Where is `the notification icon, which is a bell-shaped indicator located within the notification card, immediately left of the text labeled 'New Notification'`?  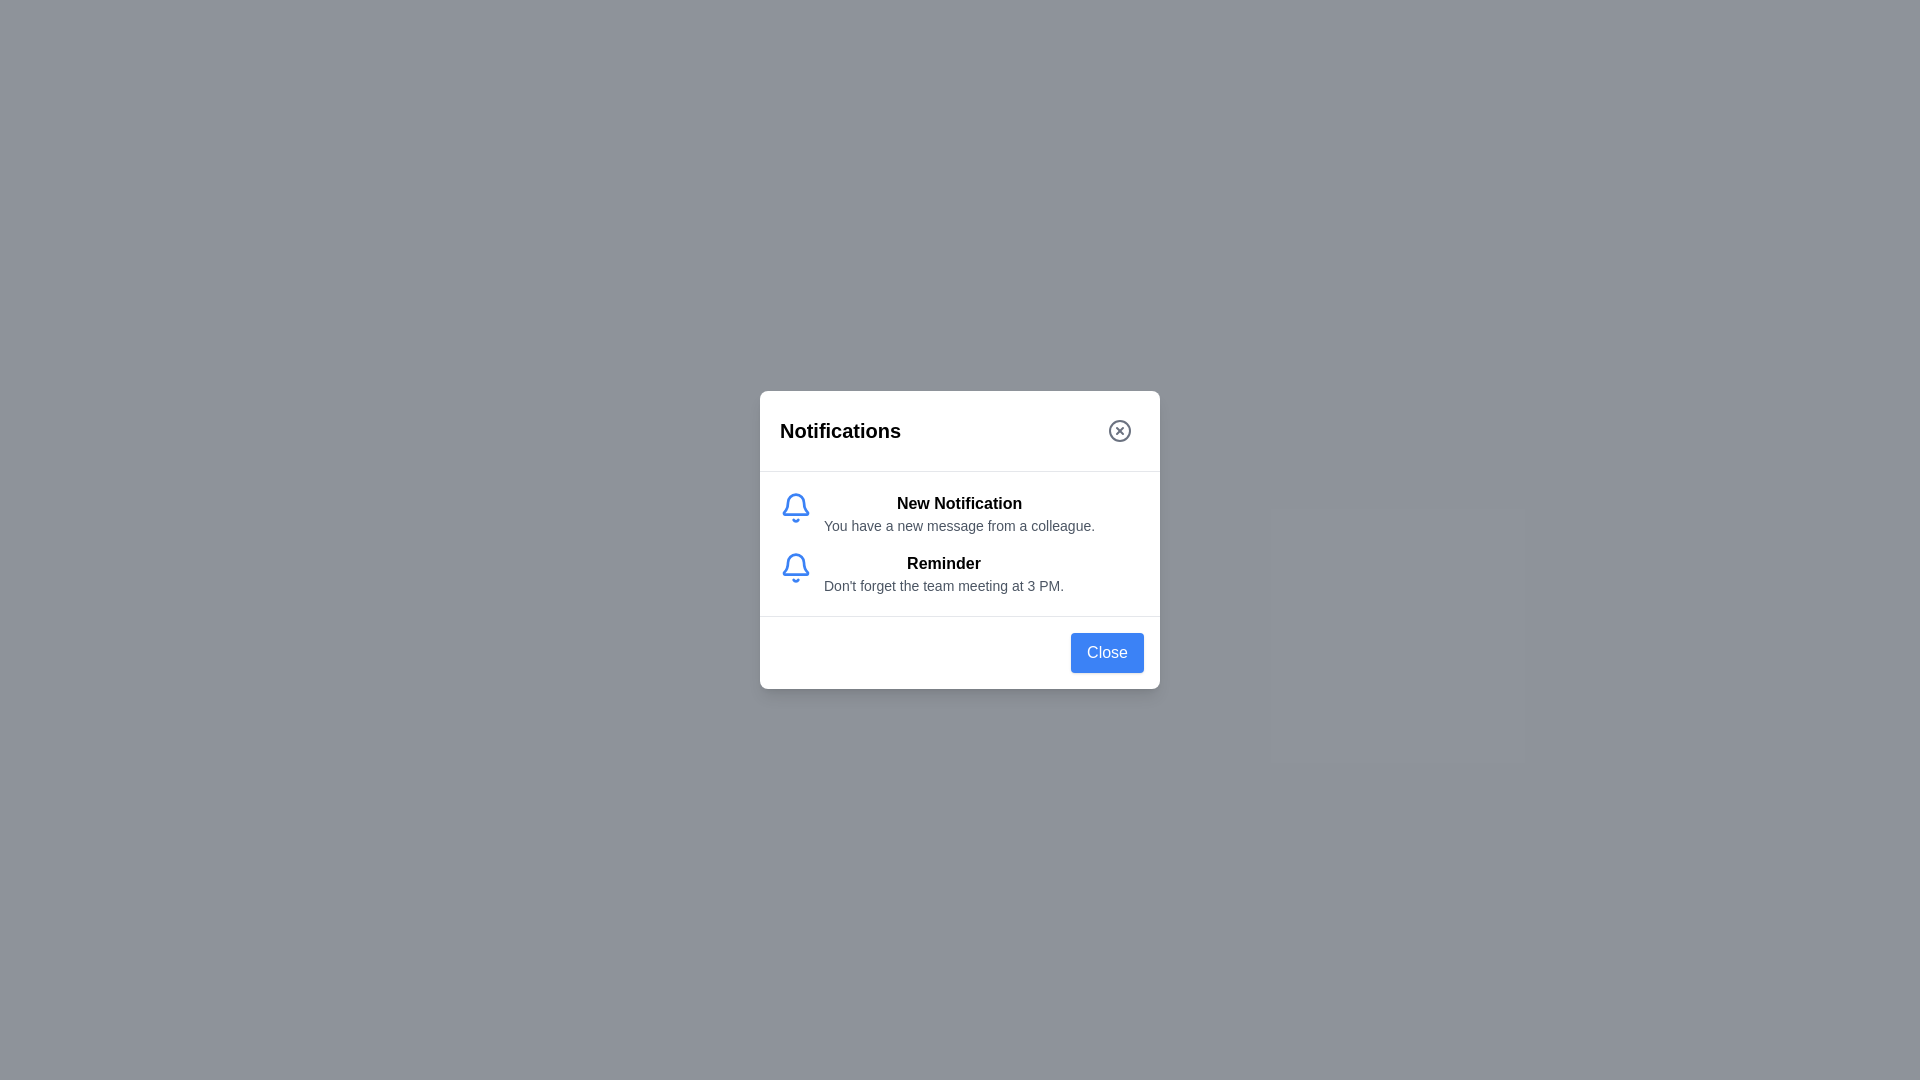
the notification icon, which is a bell-shaped indicator located within the notification card, immediately left of the text labeled 'New Notification' is located at coordinates (795, 567).